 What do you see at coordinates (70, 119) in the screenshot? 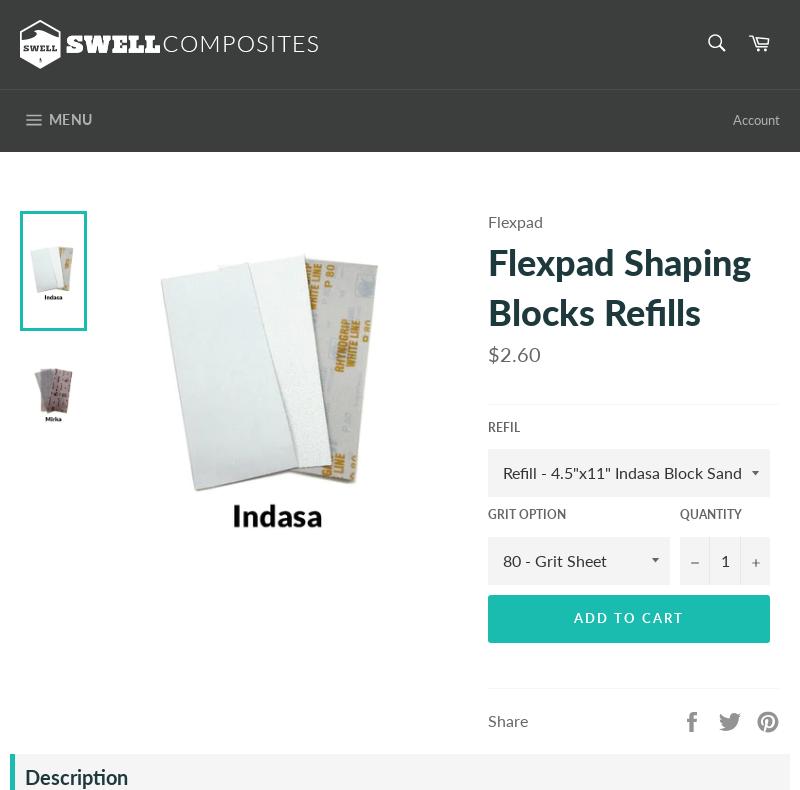
I see `'Menu'` at bounding box center [70, 119].